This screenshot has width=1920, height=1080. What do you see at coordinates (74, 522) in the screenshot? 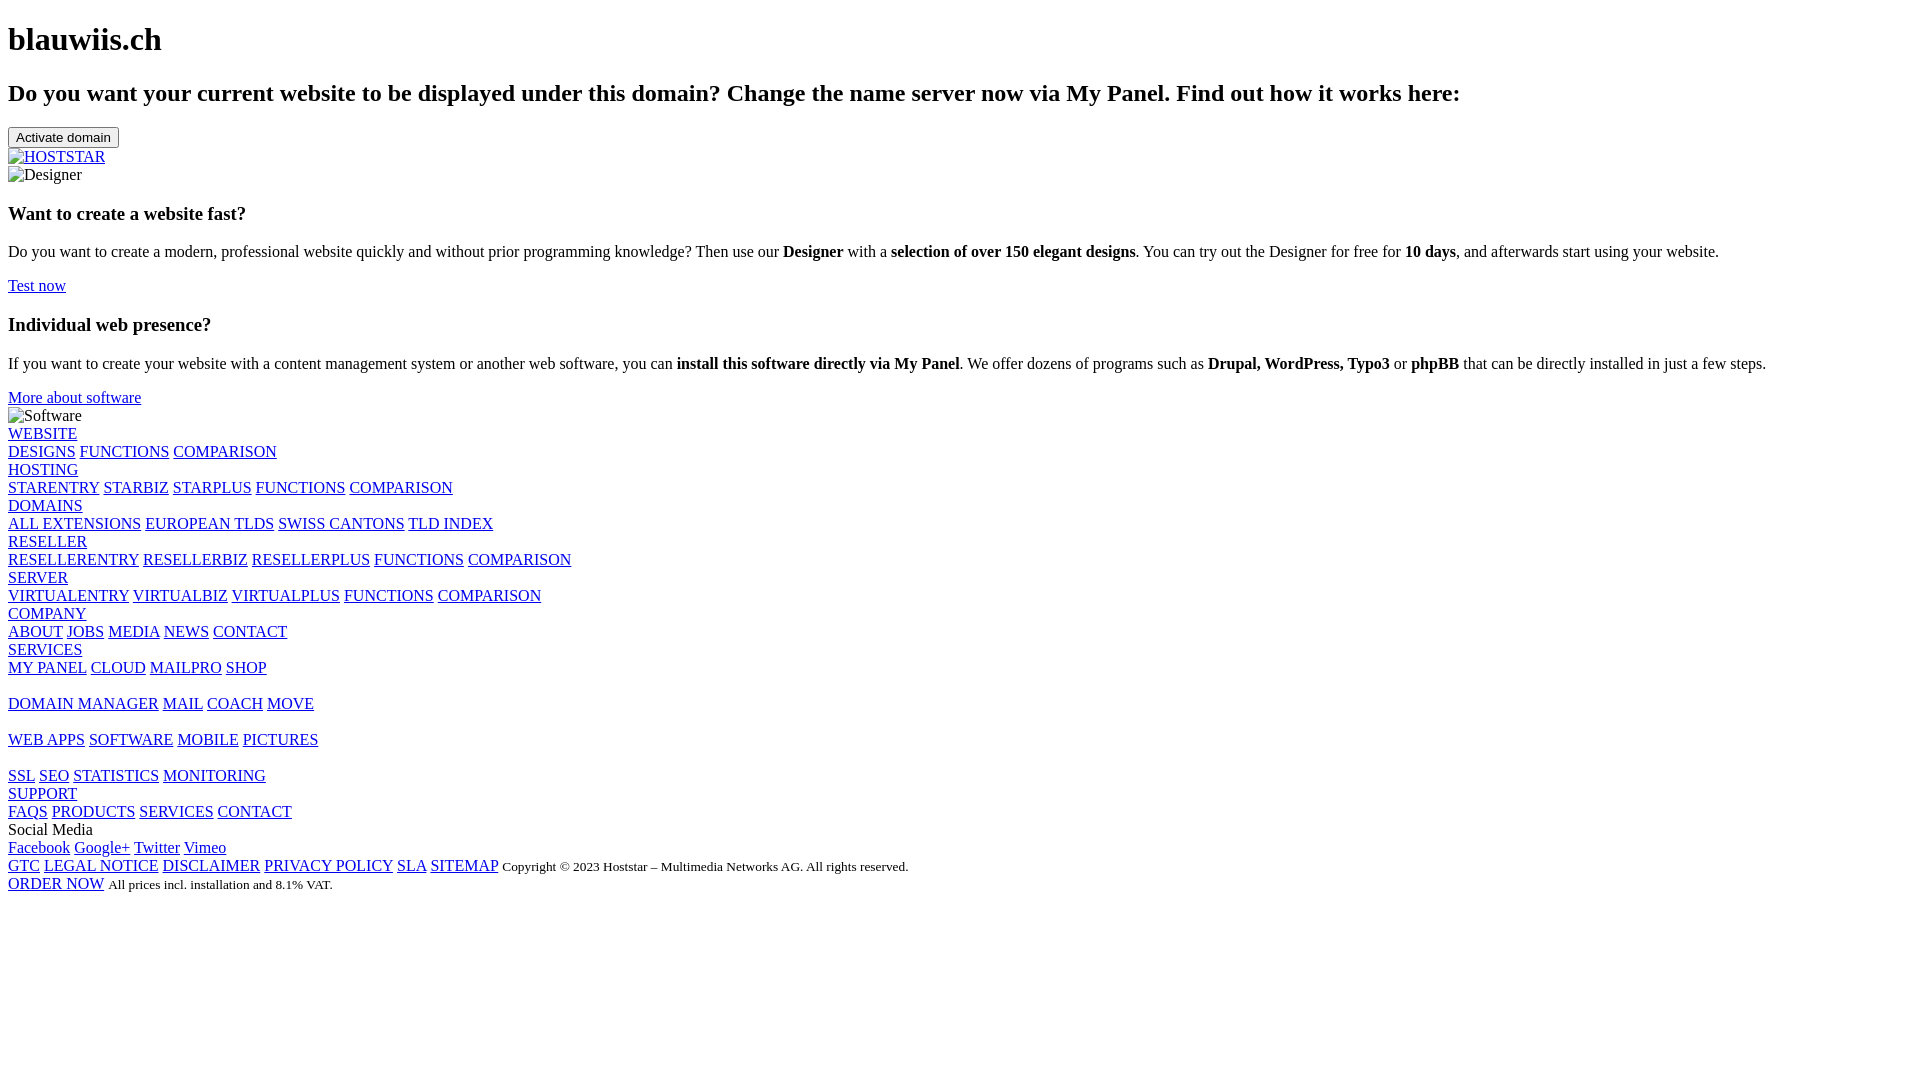
I see `'ALL EXTENSIONS'` at bounding box center [74, 522].